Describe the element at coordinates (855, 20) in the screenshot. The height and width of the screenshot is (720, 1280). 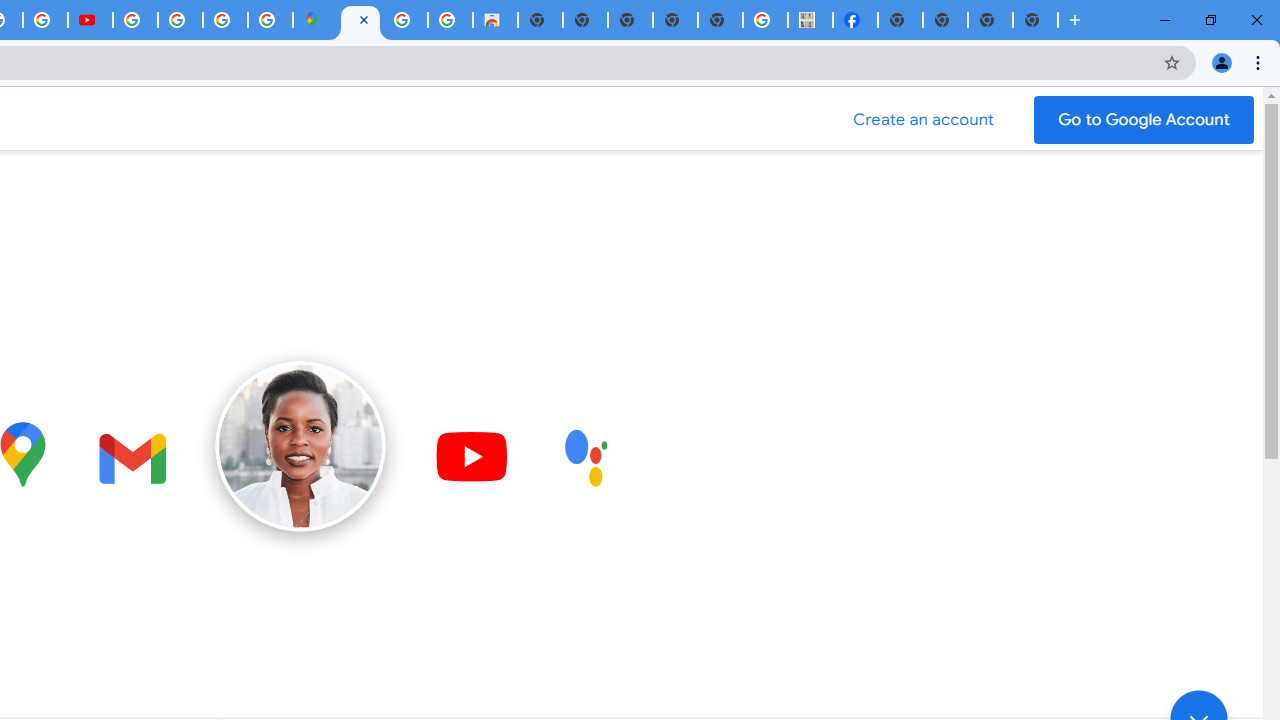
I see `'Miley Cyrus | Facebook'` at that location.